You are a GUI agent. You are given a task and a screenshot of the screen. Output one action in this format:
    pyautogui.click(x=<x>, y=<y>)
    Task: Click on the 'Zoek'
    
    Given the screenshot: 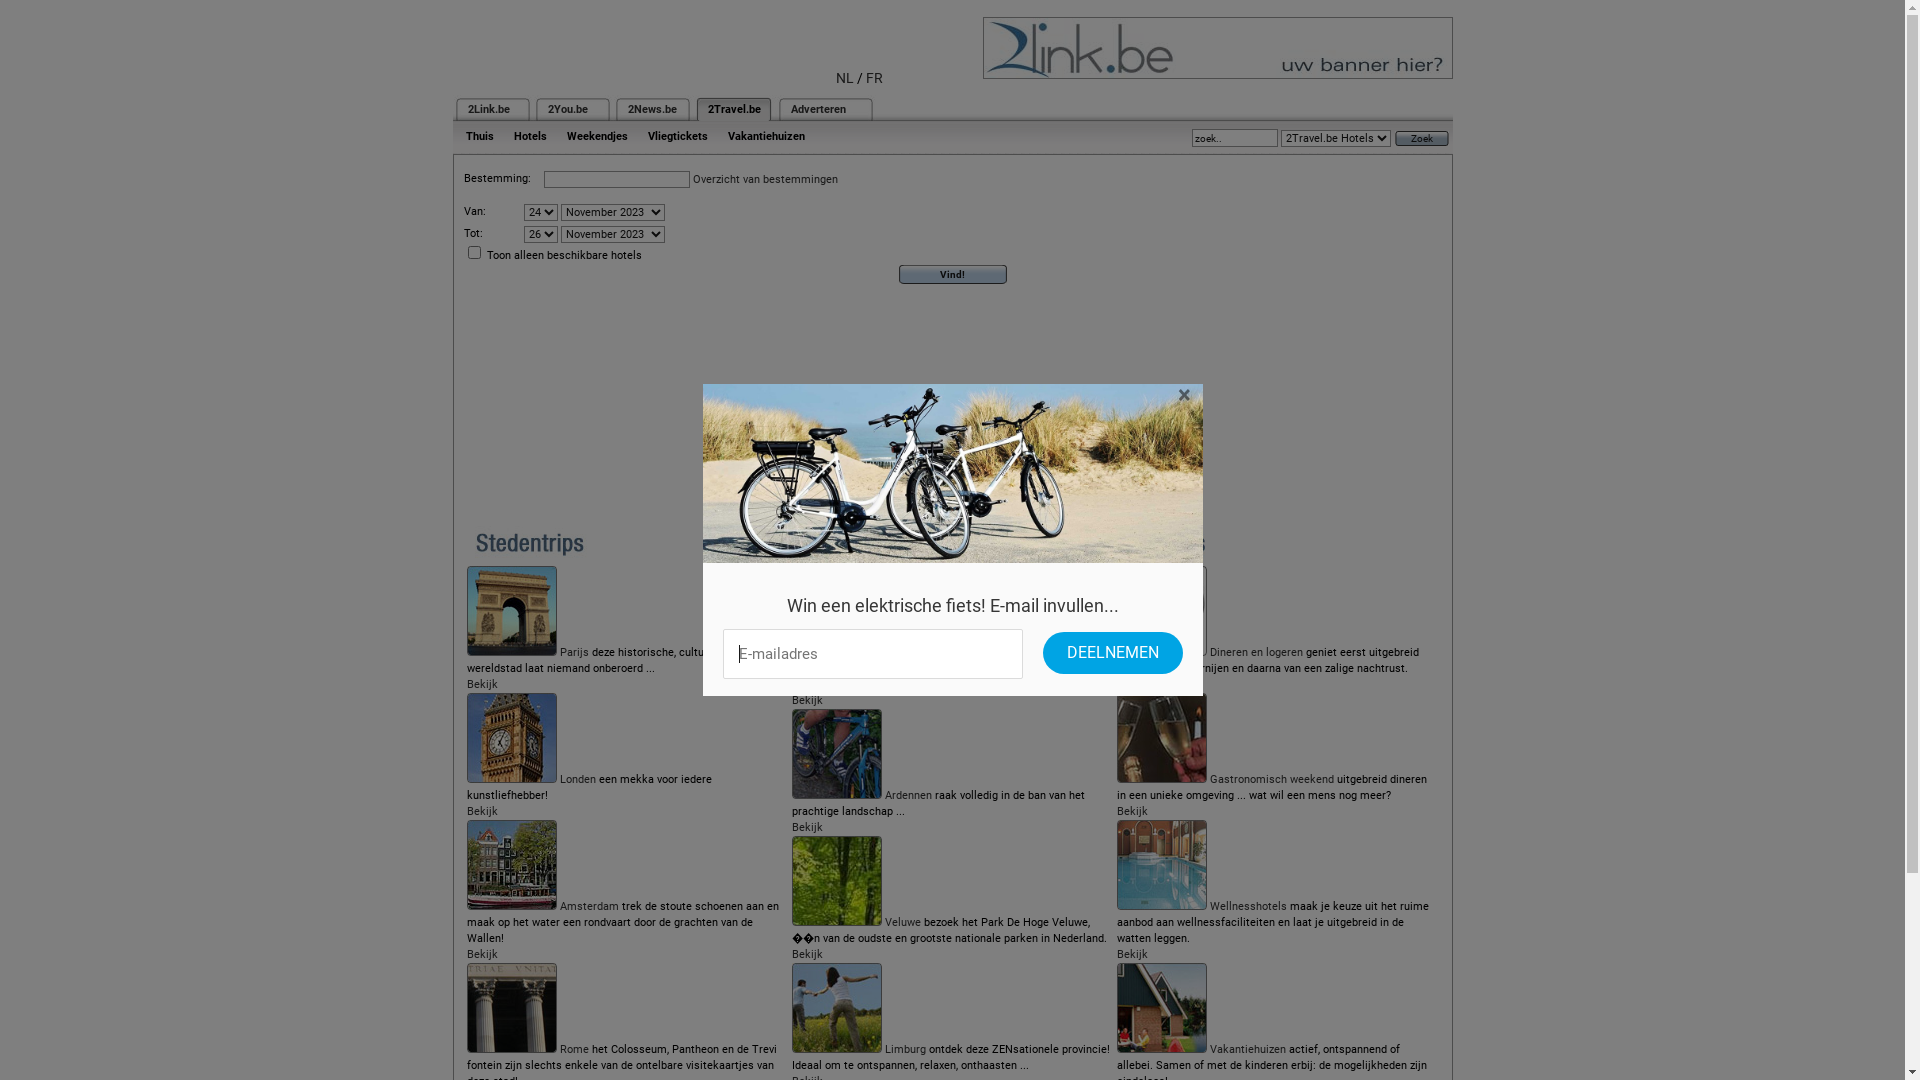 What is the action you would take?
    pyautogui.click(x=1419, y=136)
    